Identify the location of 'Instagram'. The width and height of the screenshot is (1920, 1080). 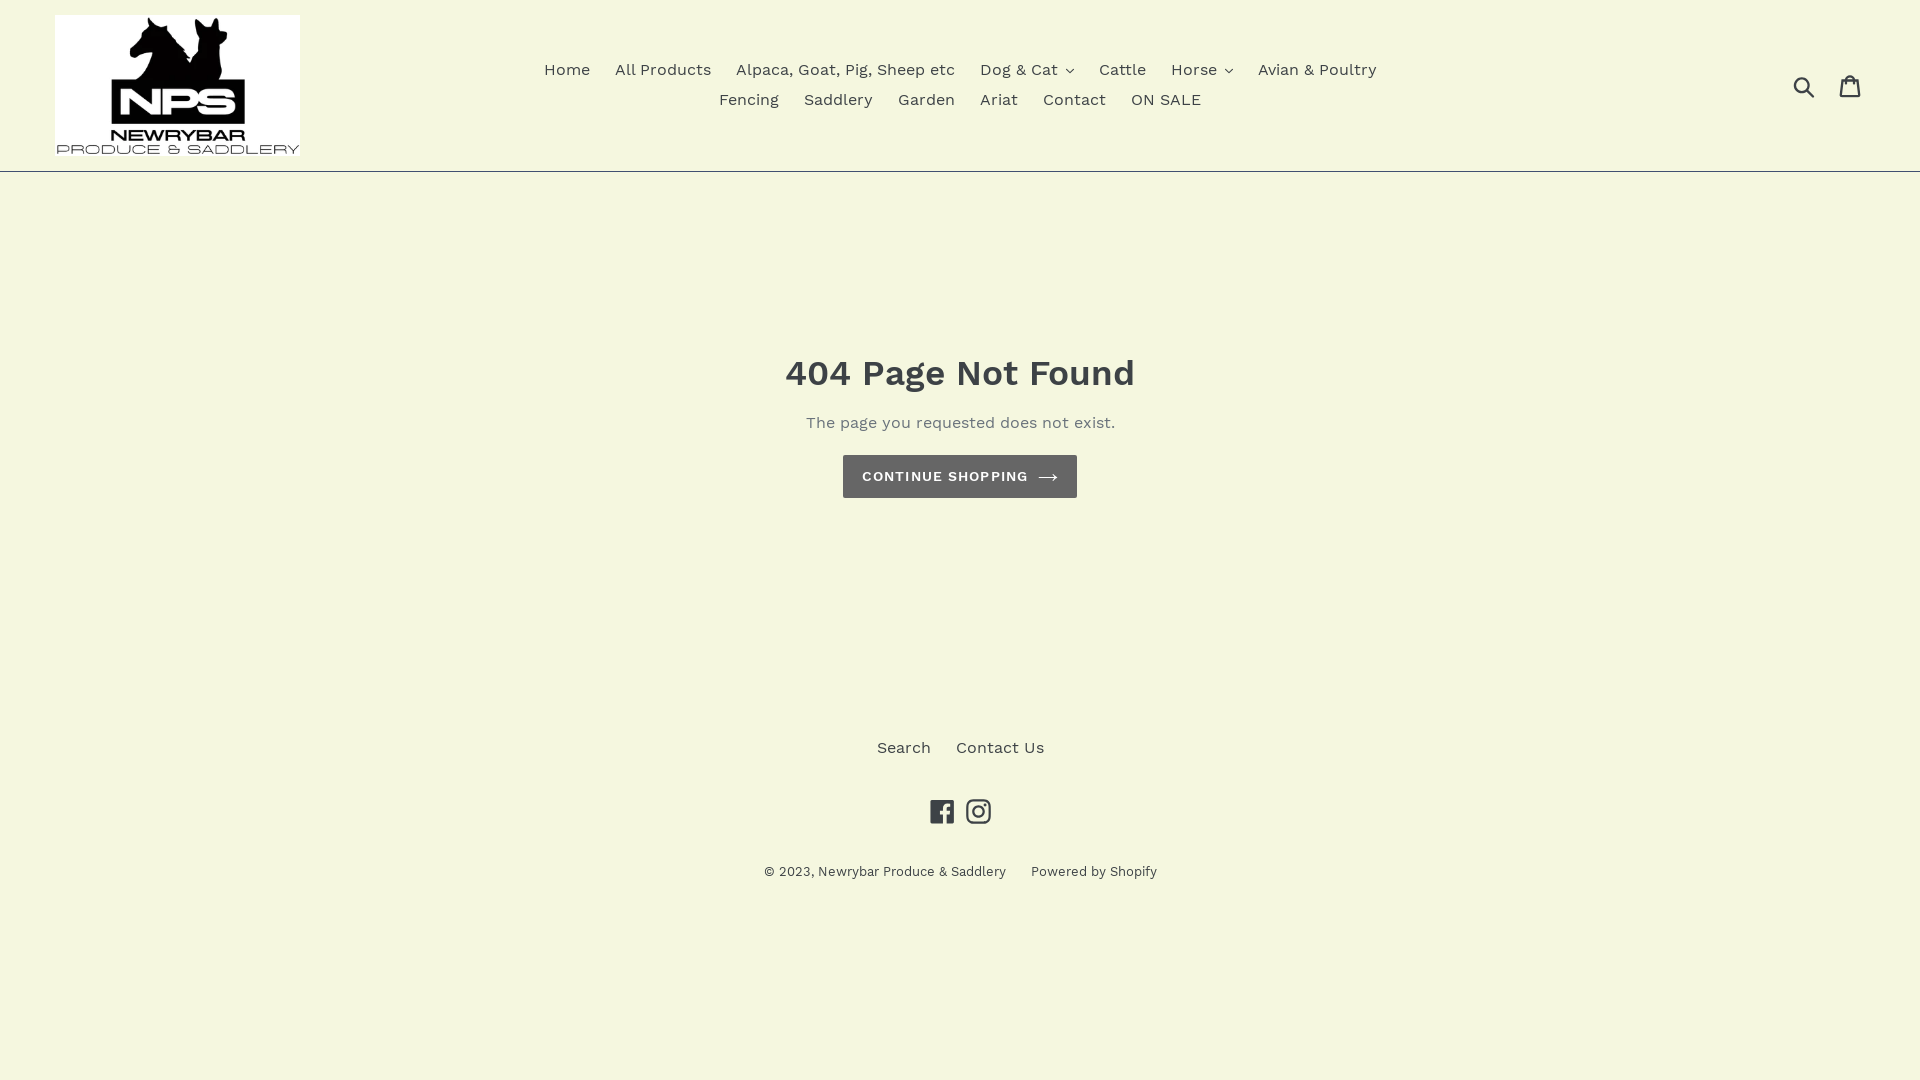
(961, 810).